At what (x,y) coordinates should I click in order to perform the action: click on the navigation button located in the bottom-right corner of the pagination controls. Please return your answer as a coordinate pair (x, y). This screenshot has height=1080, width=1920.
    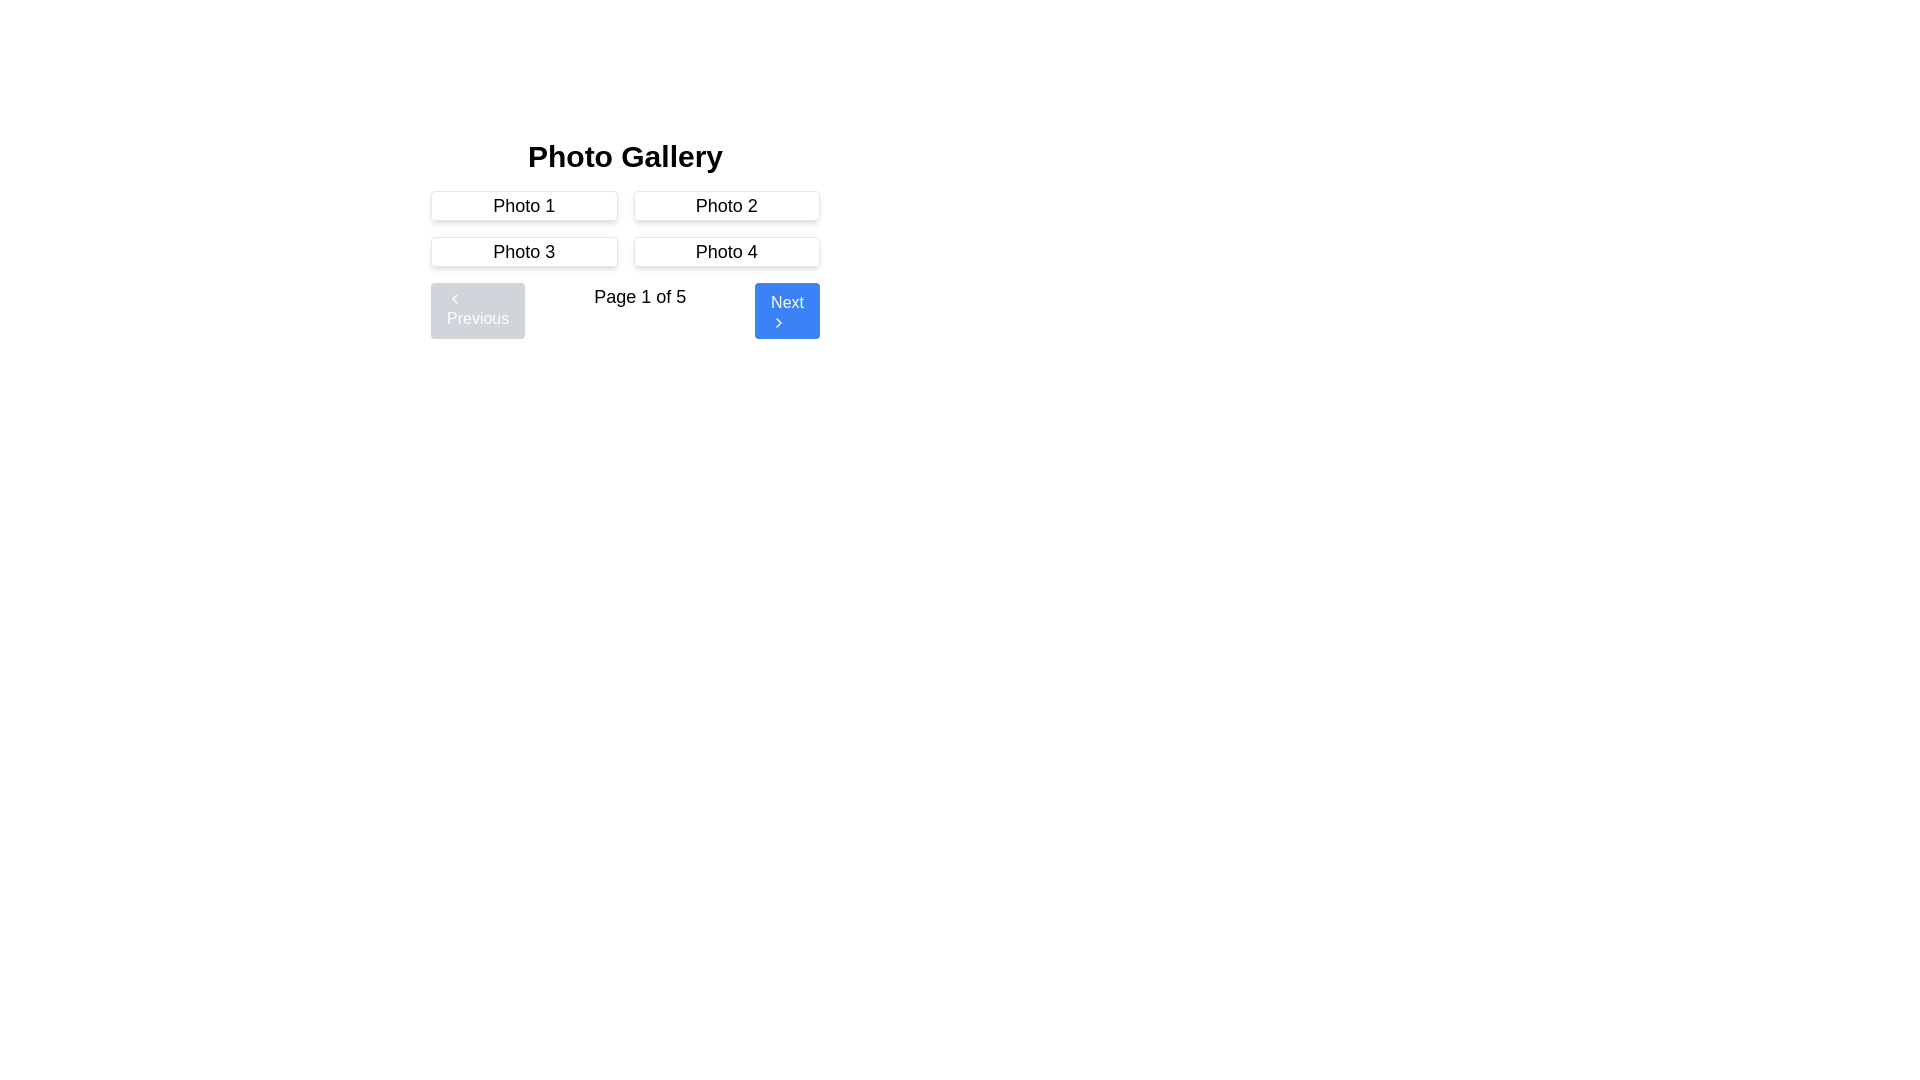
    Looking at the image, I should click on (786, 311).